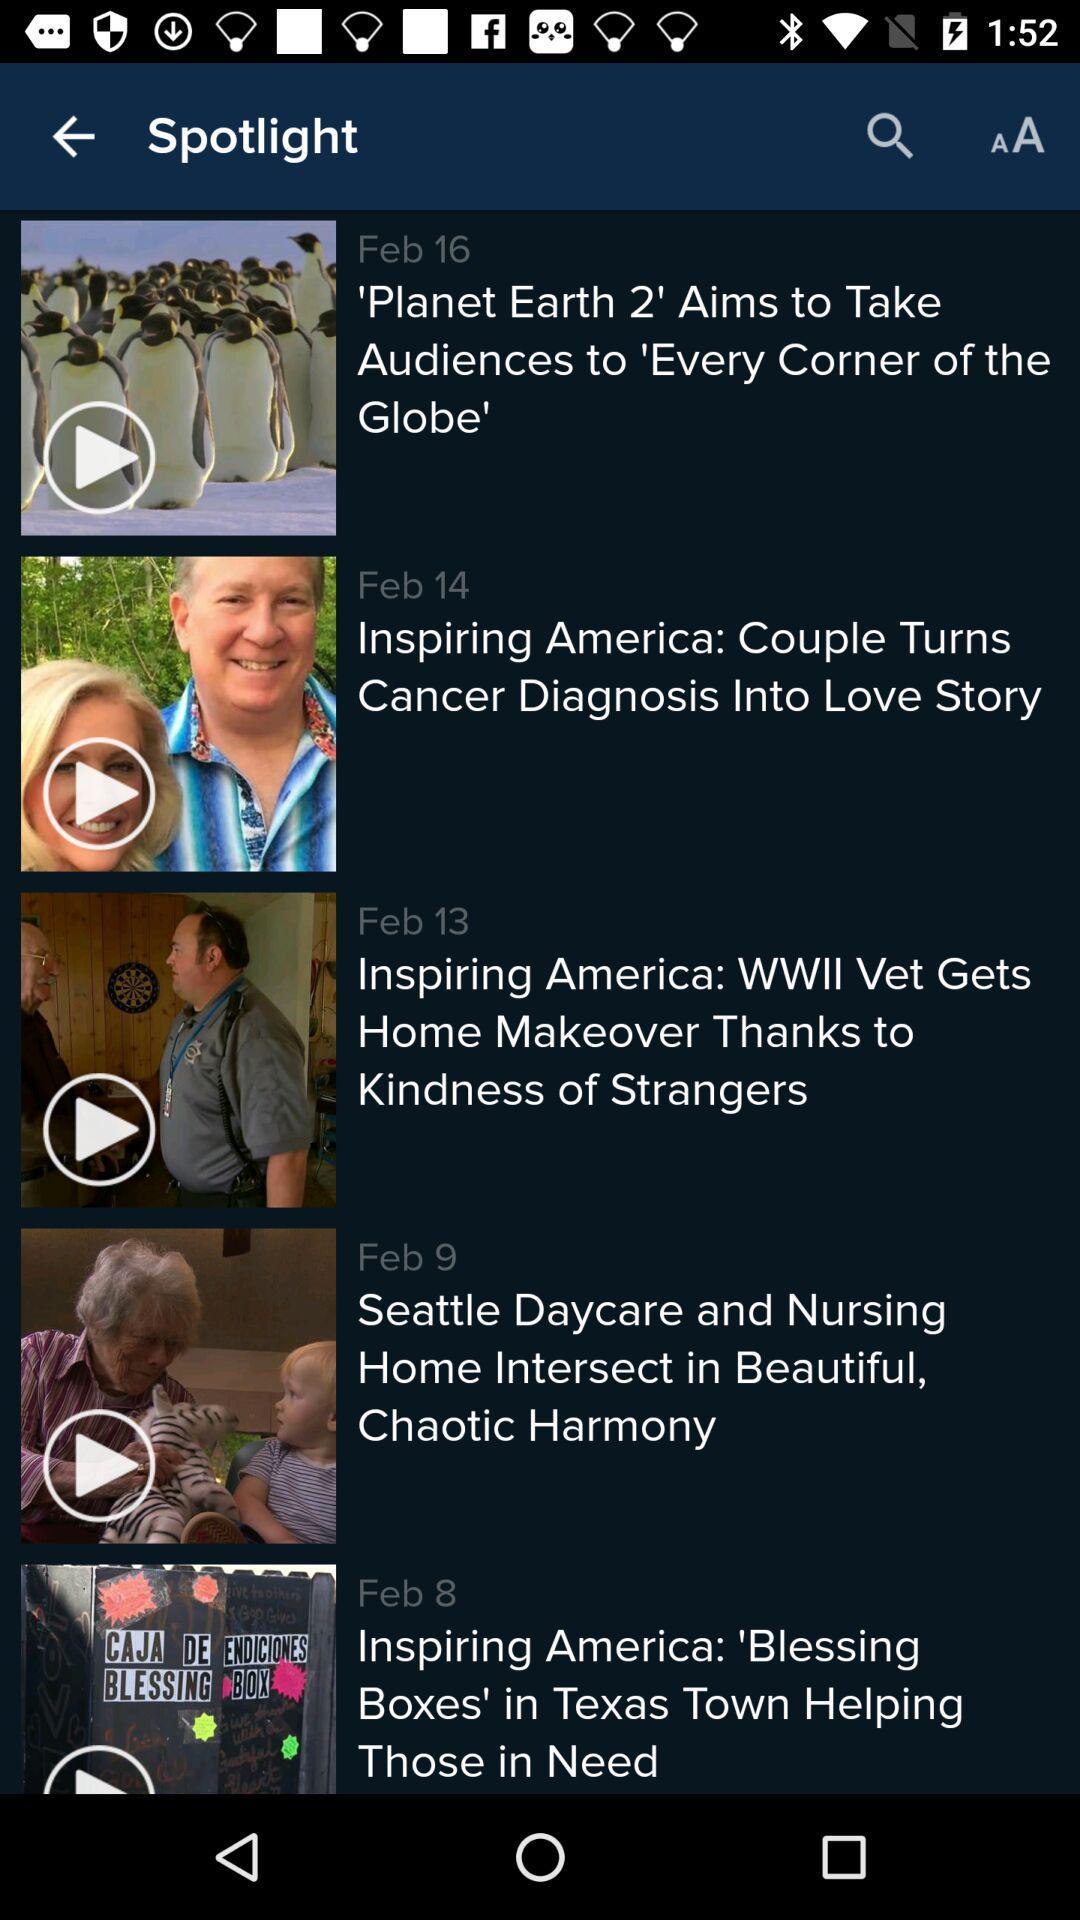 The height and width of the screenshot is (1920, 1080). I want to click on the item next to the feb 16 item, so click(251, 135).